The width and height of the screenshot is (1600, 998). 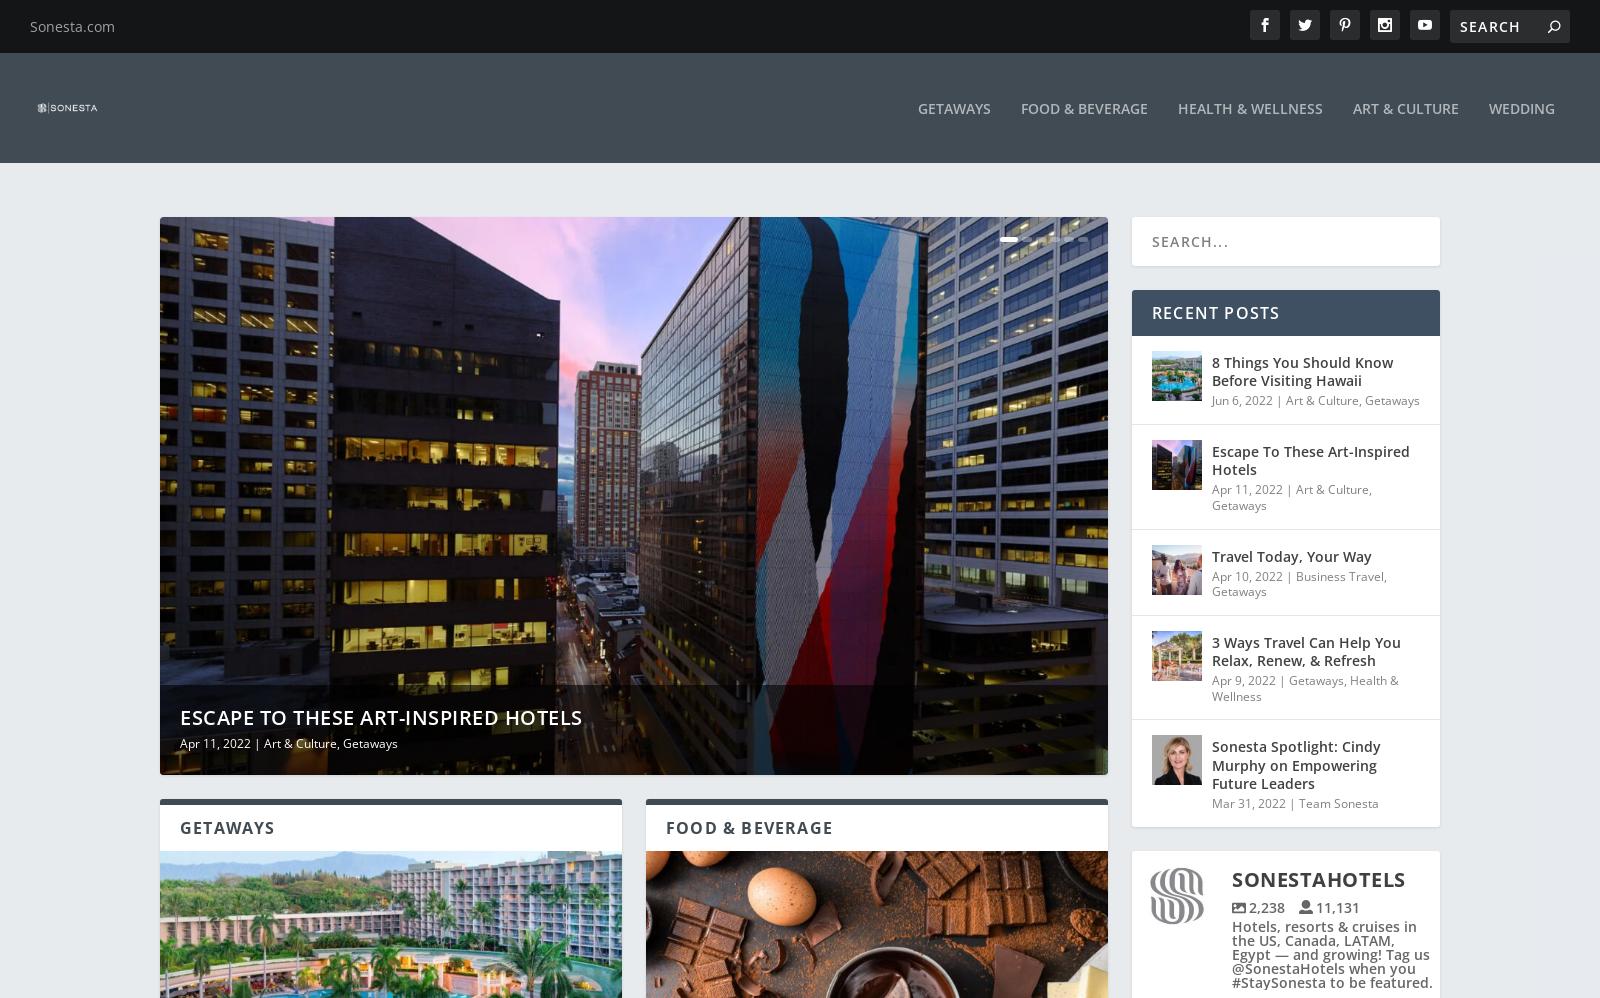 What do you see at coordinates (1331, 940) in the screenshot?
I see `'Hotels, resorts & cruises in the US, Canada, LATAM, Egypt — and growing! Tag us @SonestaHotels when you #StaySonesta to be featured.'` at bounding box center [1331, 940].